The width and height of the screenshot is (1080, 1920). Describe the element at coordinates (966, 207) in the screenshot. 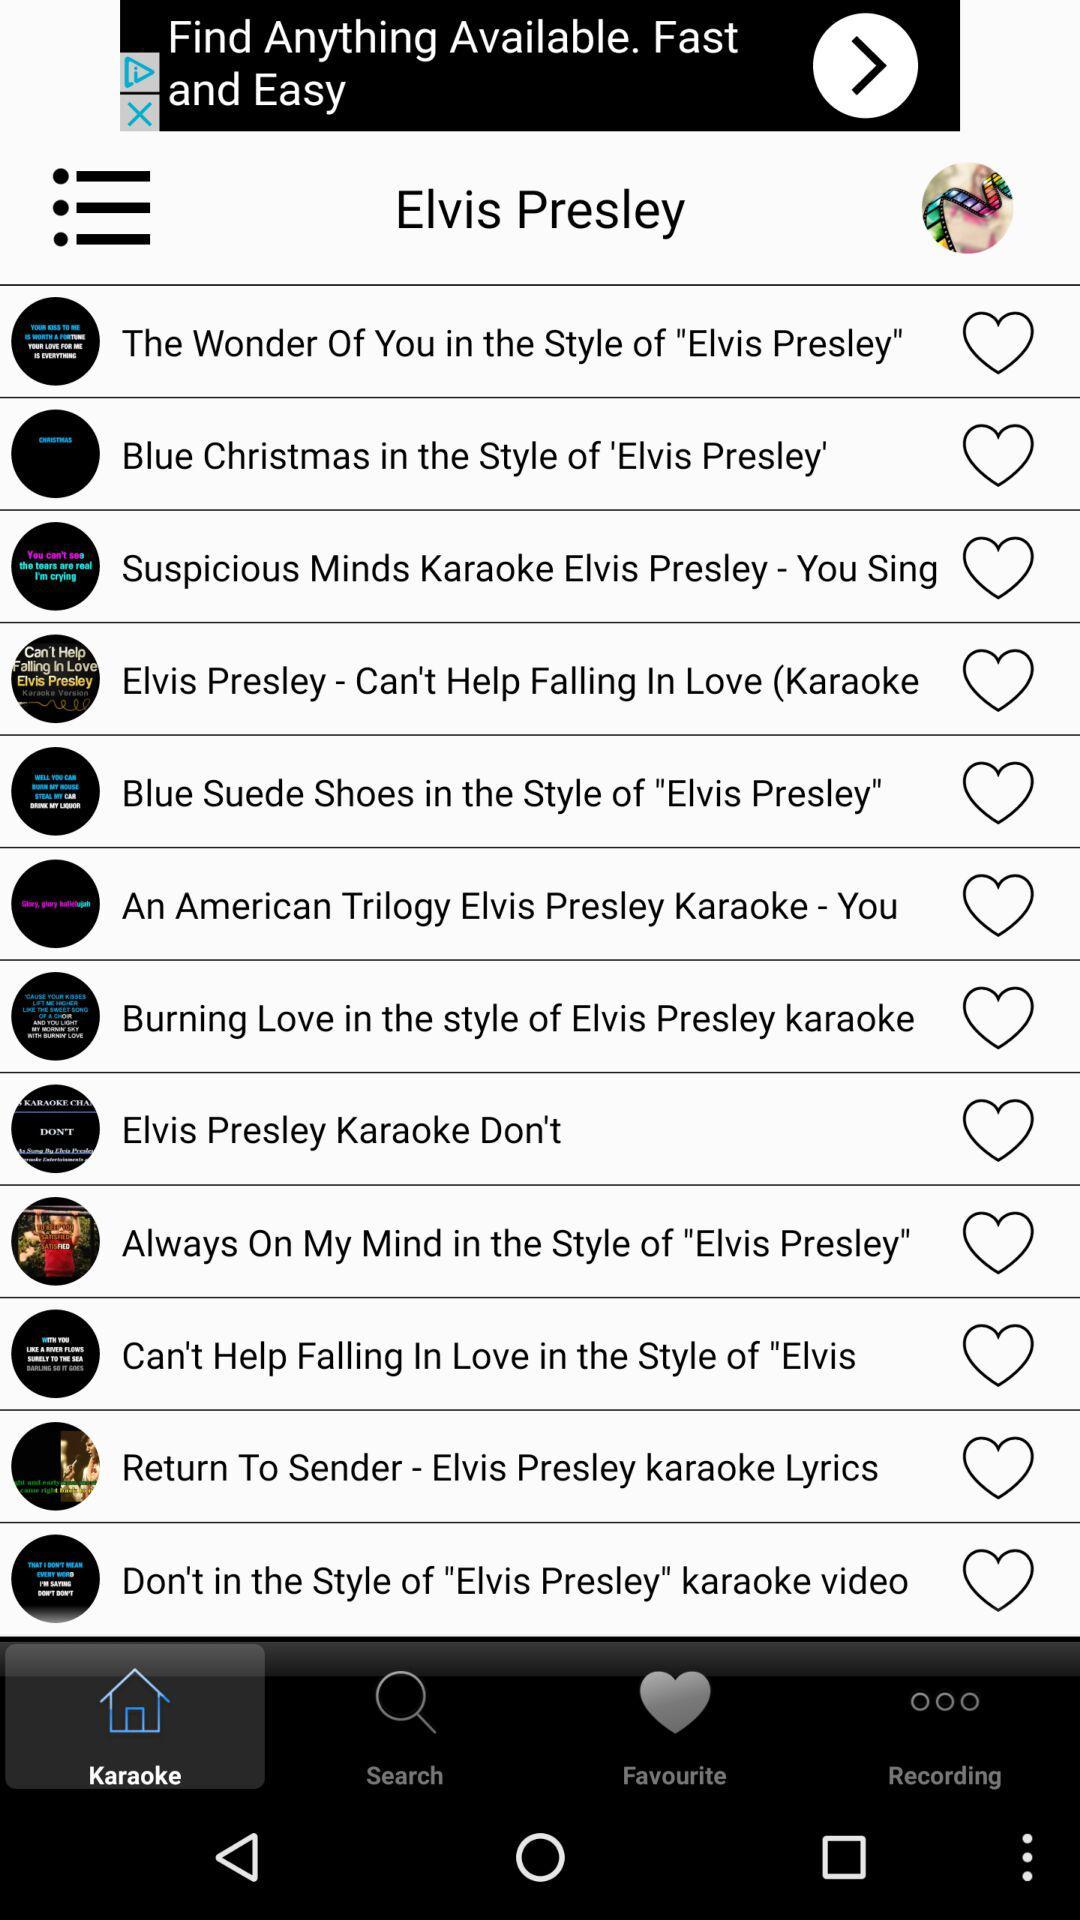

I see `profile picture` at that location.